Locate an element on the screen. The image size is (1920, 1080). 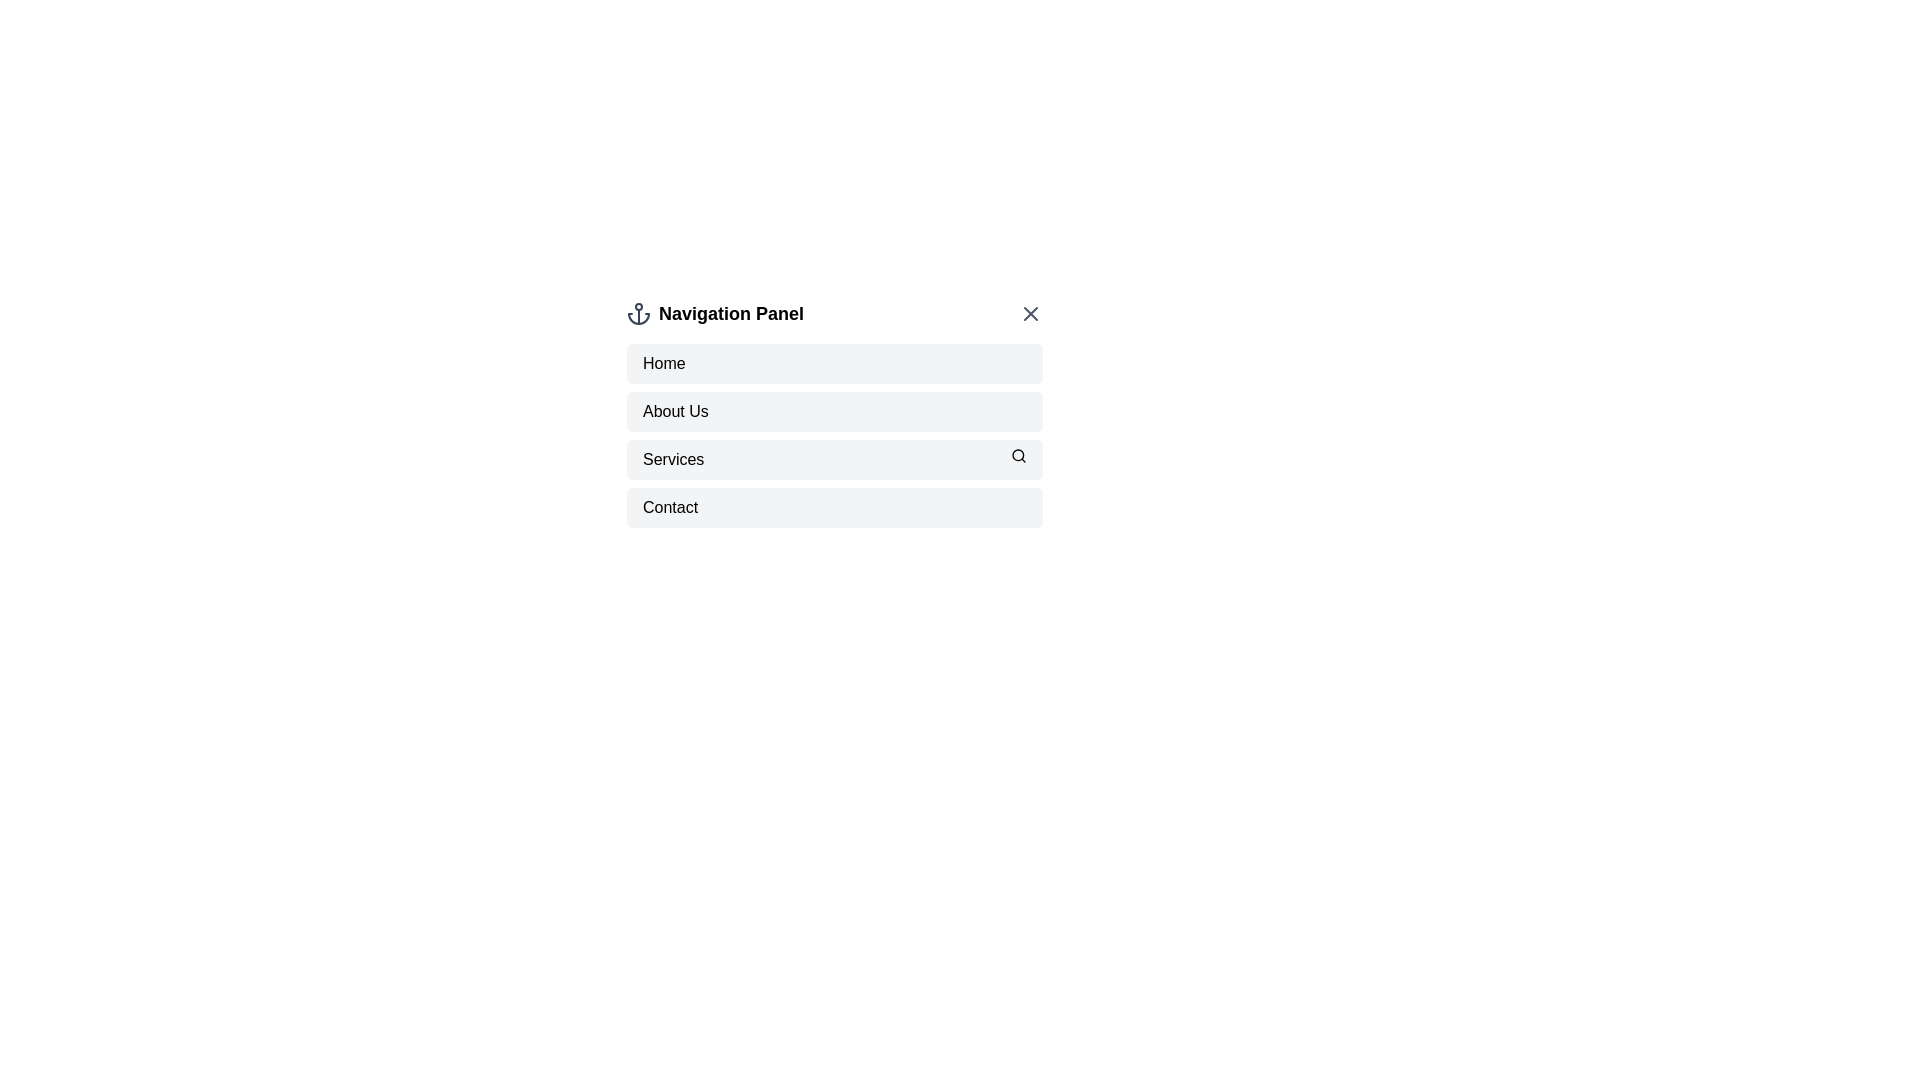
the curved line segment of the anchor icon, which is styled with a black outline and located near the top-left corner of the navigation panel interface is located at coordinates (637, 318).